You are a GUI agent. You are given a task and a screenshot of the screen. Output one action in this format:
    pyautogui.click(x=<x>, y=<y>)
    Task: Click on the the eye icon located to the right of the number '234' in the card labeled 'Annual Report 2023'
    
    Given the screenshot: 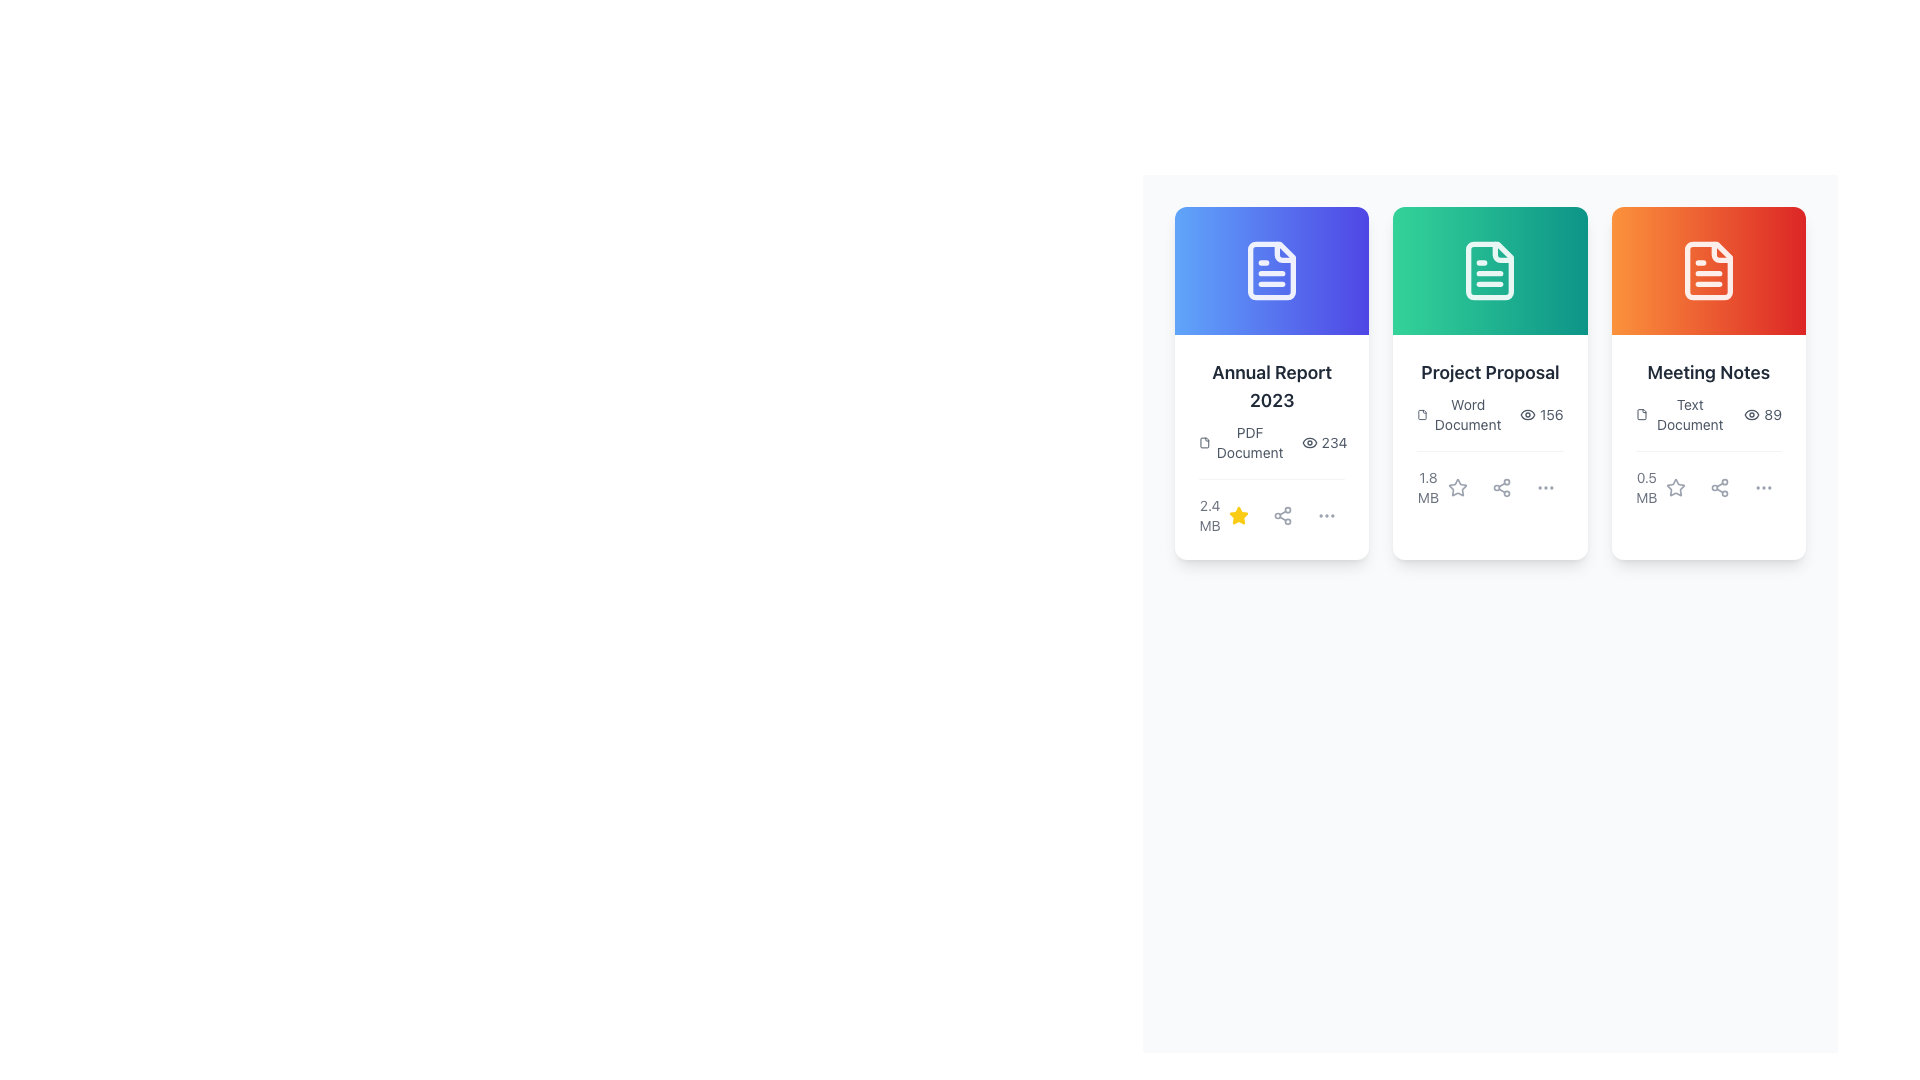 What is the action you would take?
    pyautogui.click(x=1309, y=442)
    